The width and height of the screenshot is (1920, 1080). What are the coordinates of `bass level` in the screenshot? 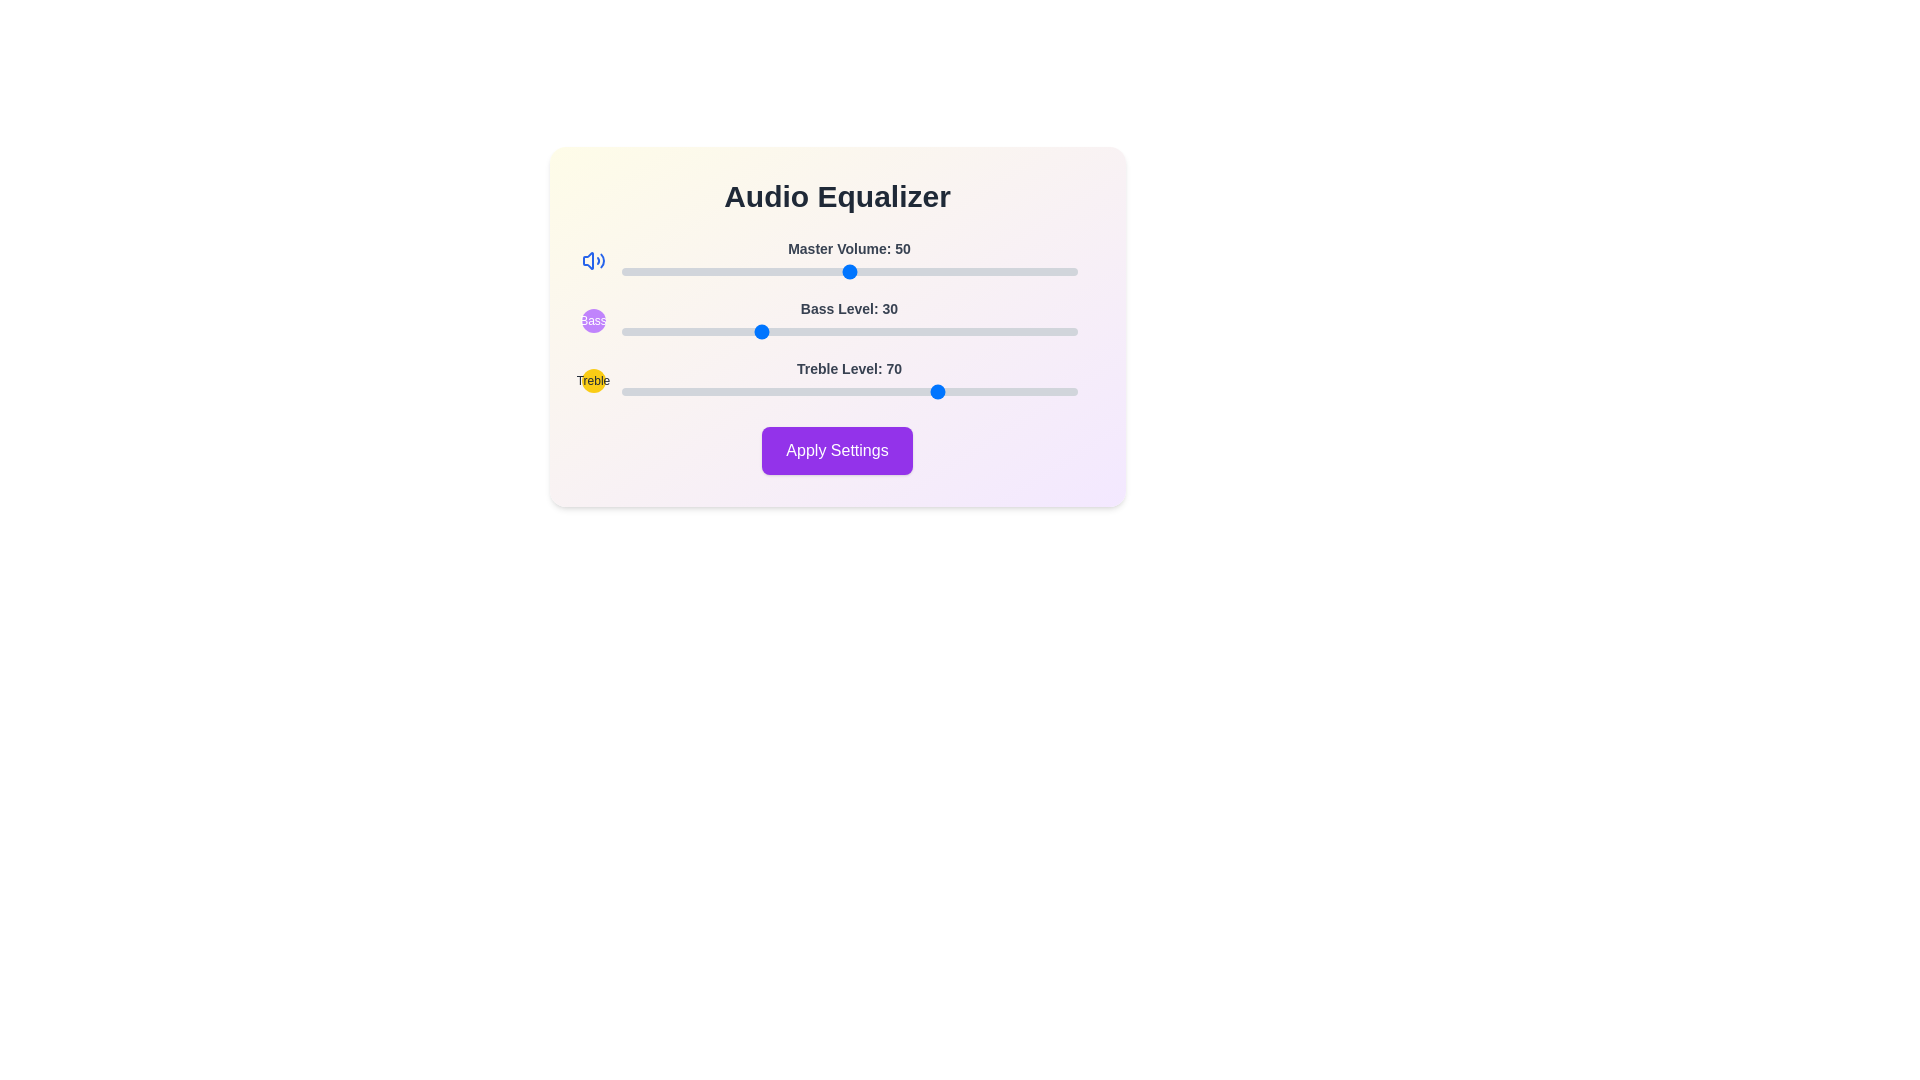 It's located at (953, 330).